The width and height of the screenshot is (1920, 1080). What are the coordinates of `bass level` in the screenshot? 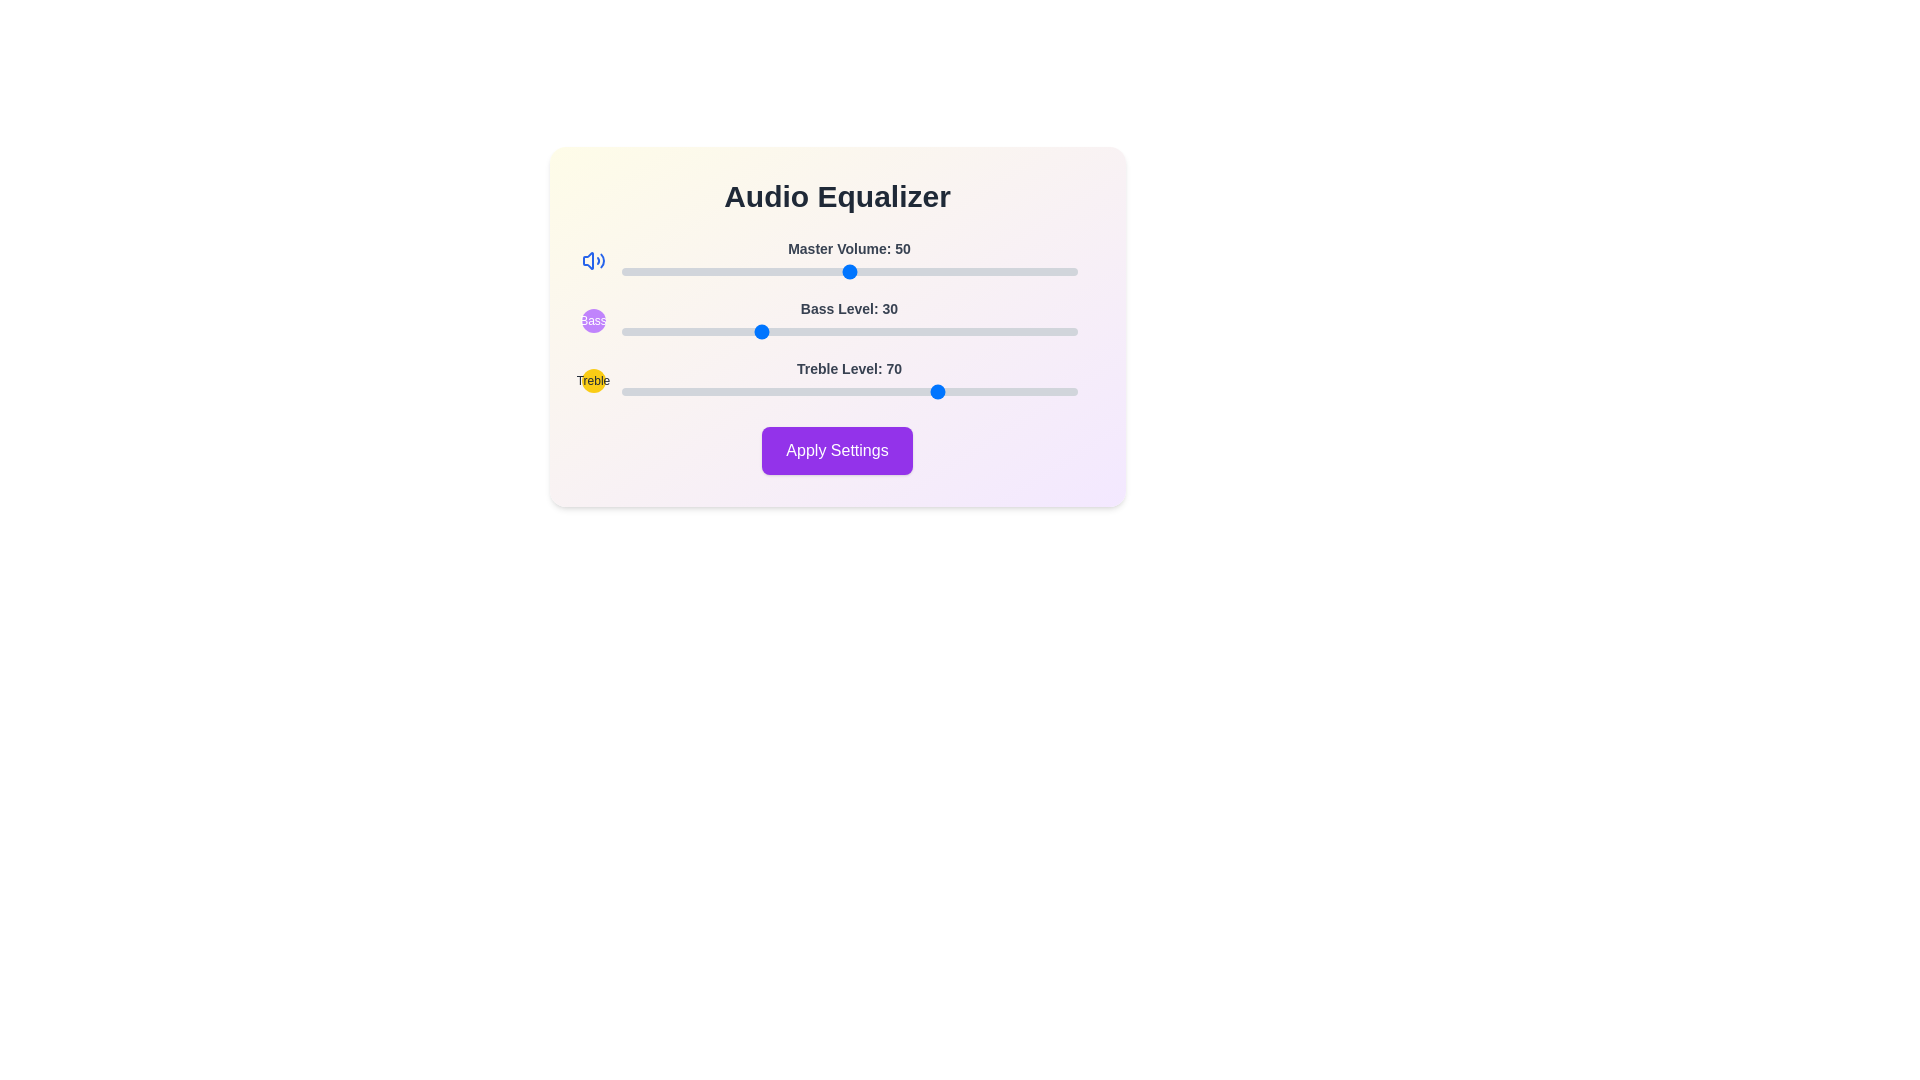 It's located at (953, 330).